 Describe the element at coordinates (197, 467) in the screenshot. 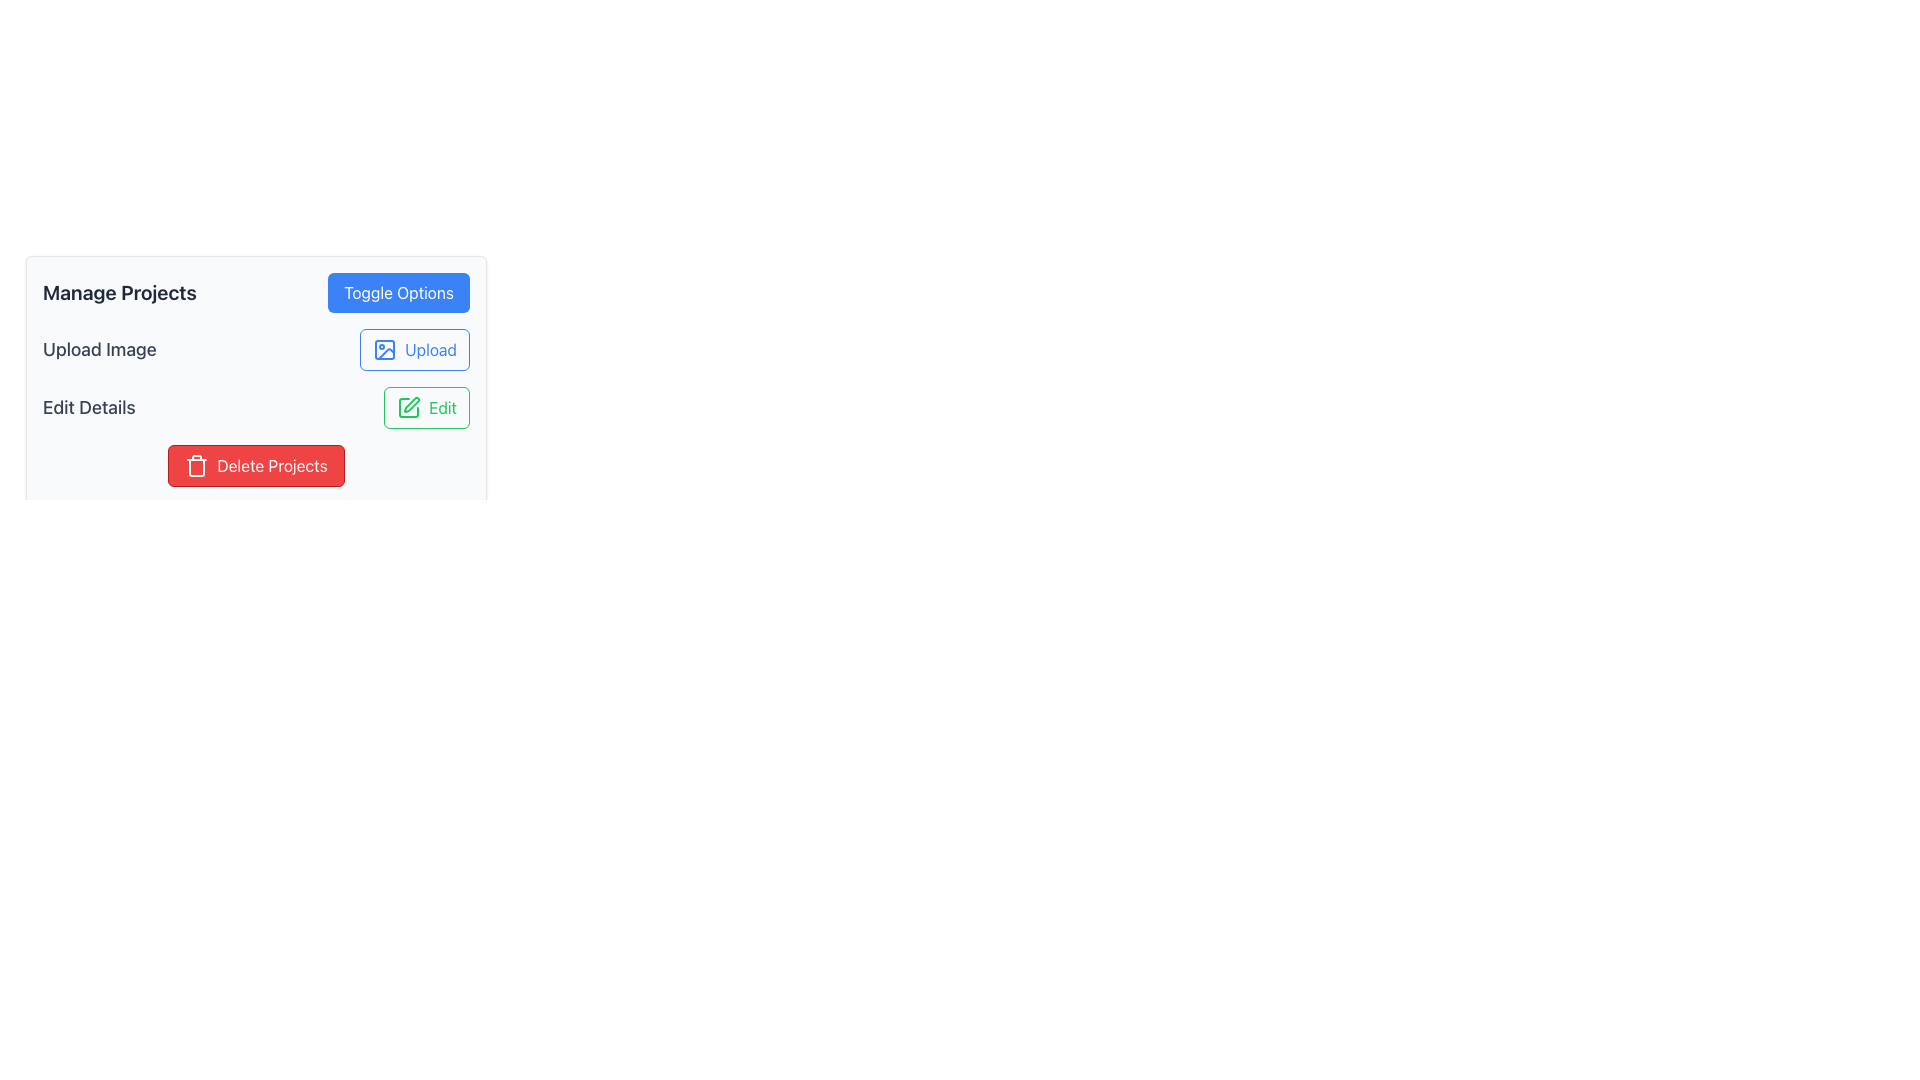

I see `the trash can icon within the 'Delete Projects' button in the 'Manage Projects' section, which is represented as a vertical rectangle with rounded corners, to understand its visual meaning in the context of deletion operations` at that location.